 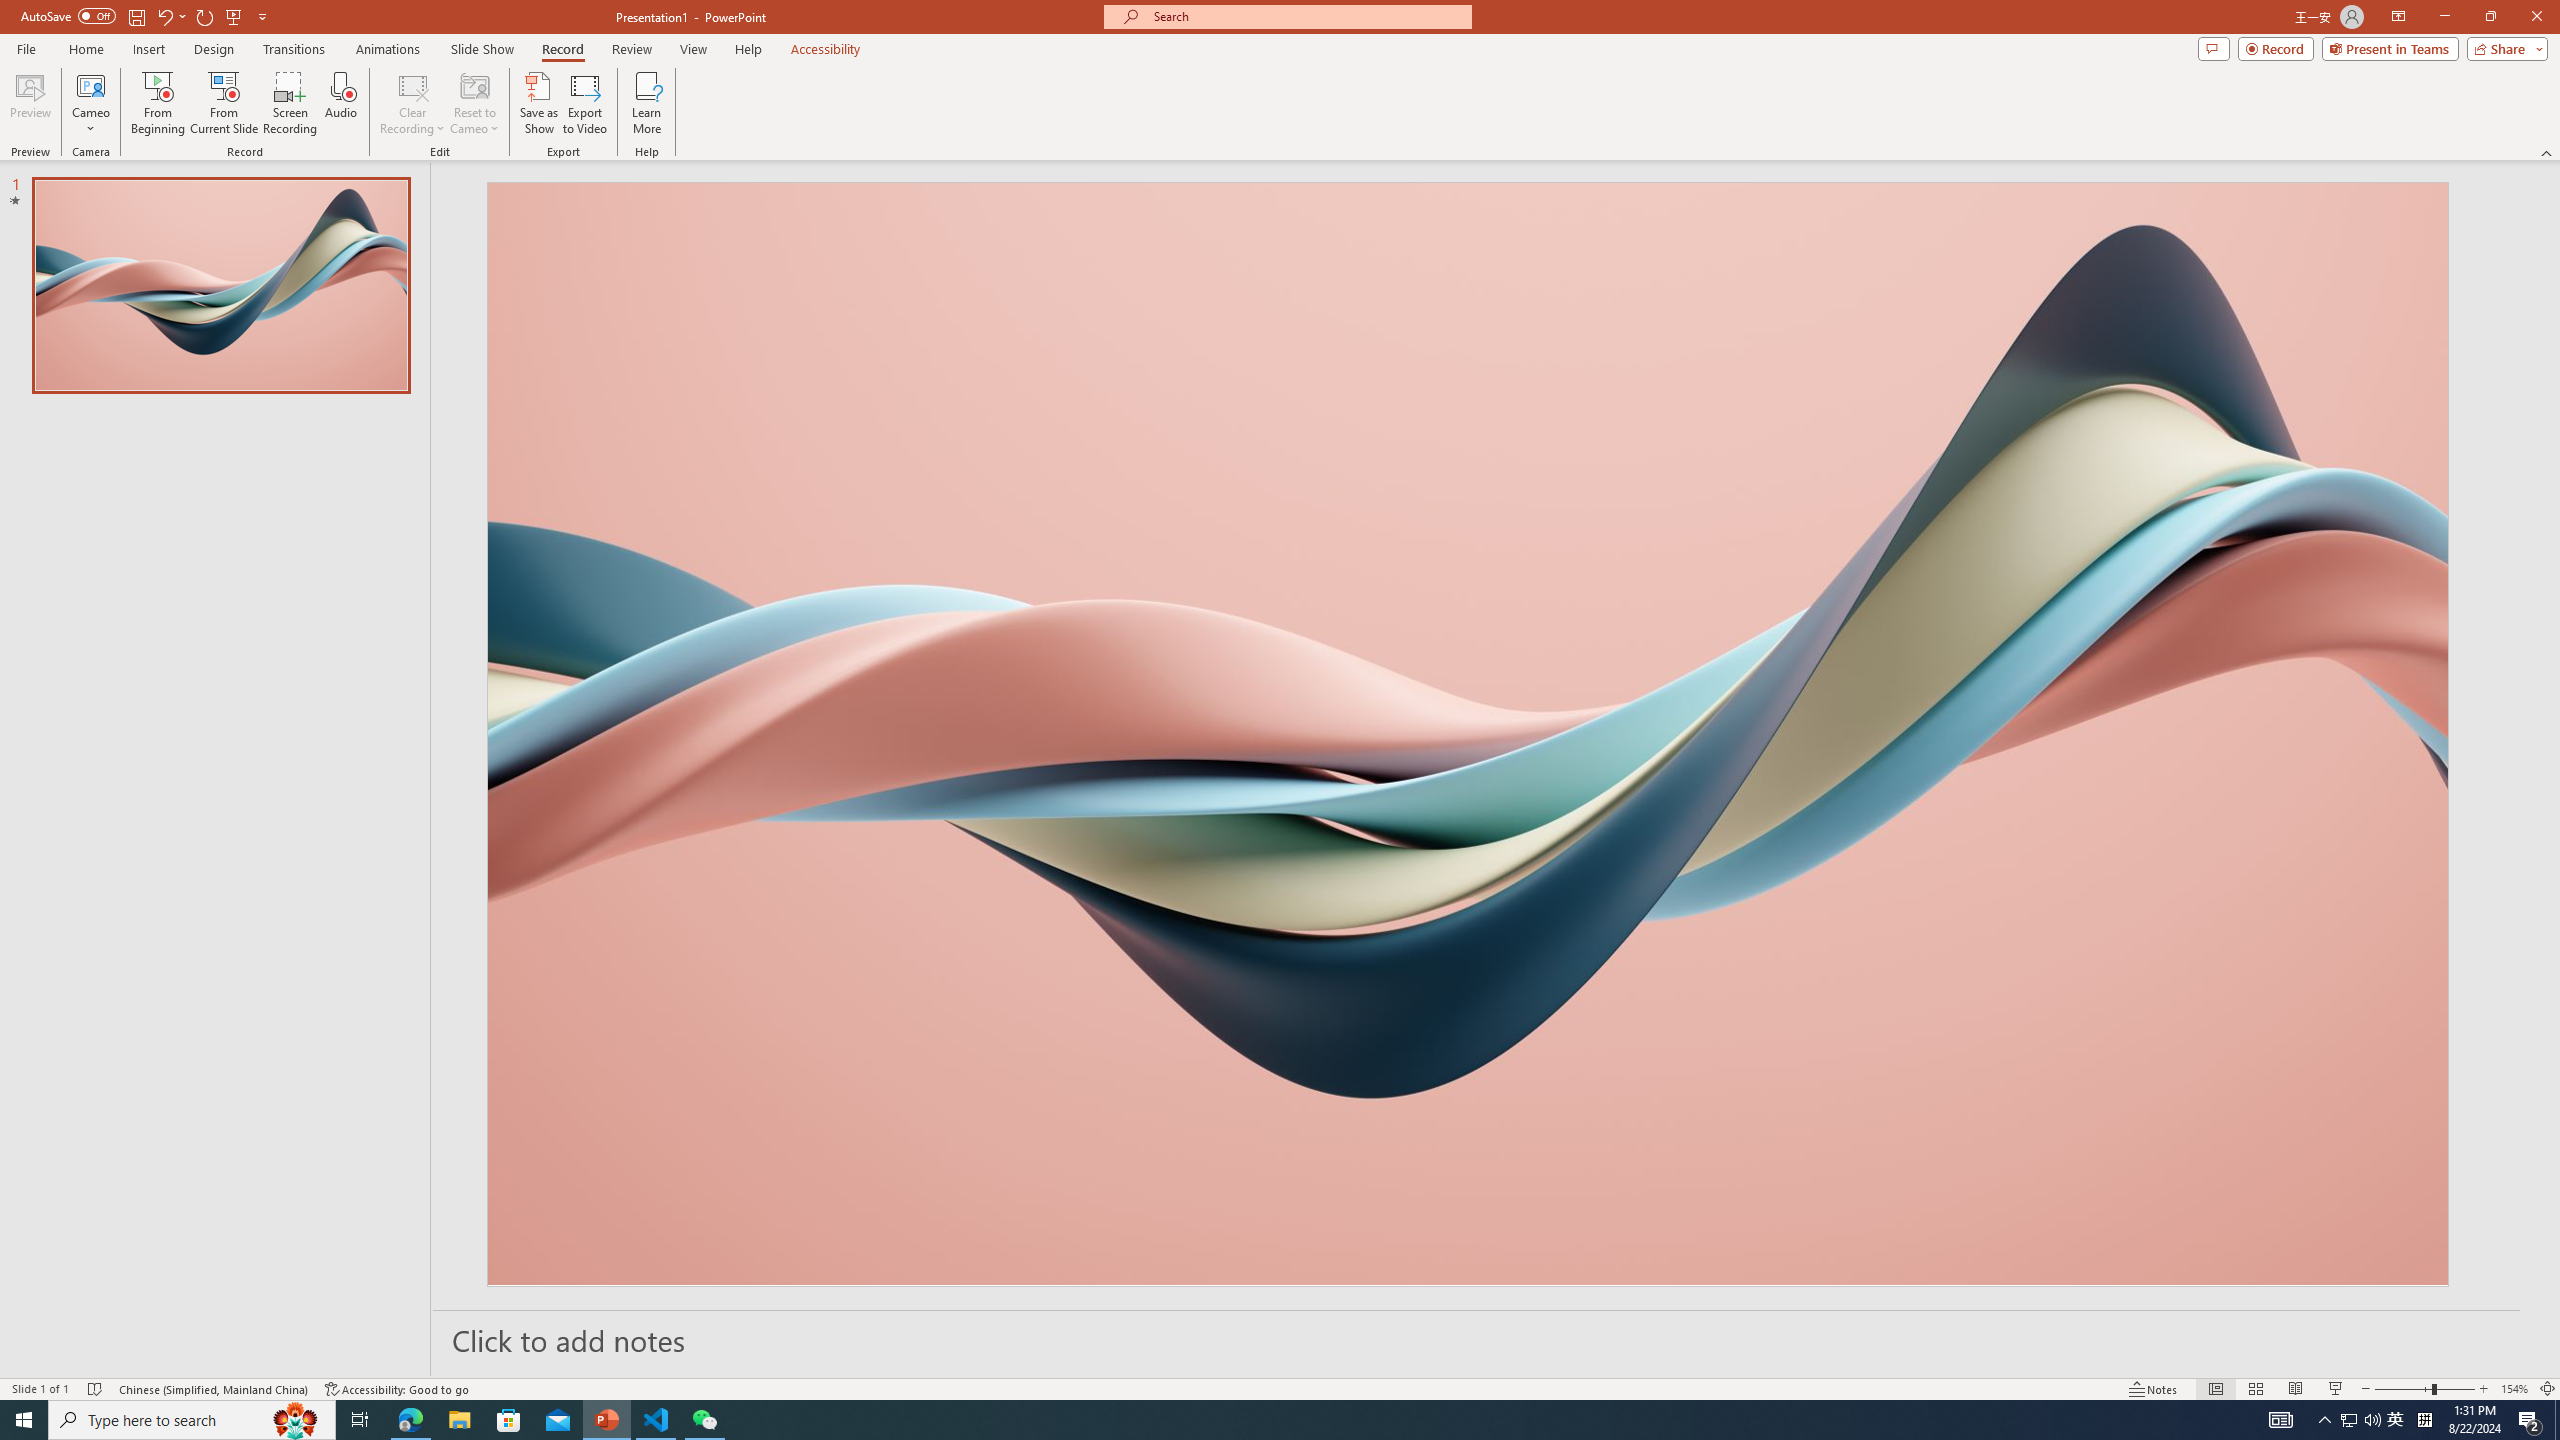 What do you see at coordinates (1467, 732) in the screenshot?
I see `'Wavy 3D art'` at bounding box center [1467, 732].